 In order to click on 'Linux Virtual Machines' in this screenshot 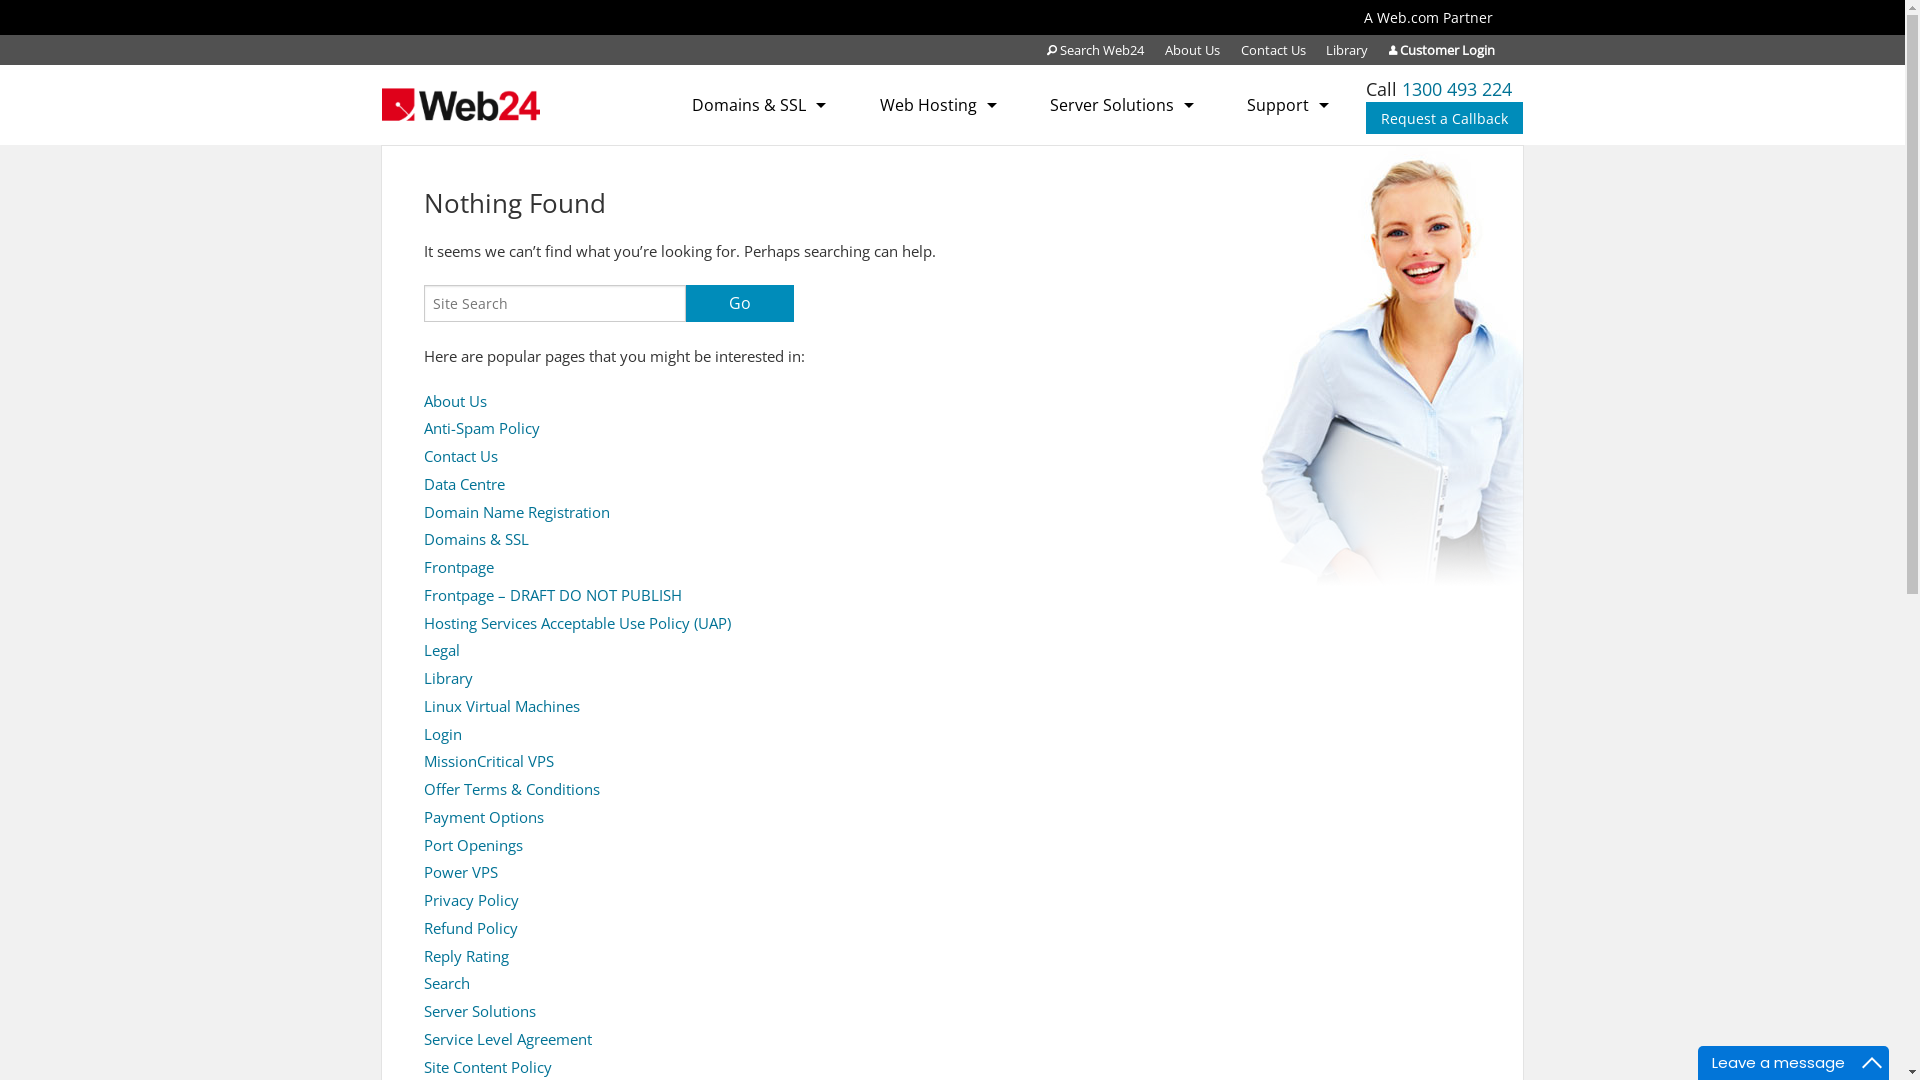, I will do `click(502, 705)`.